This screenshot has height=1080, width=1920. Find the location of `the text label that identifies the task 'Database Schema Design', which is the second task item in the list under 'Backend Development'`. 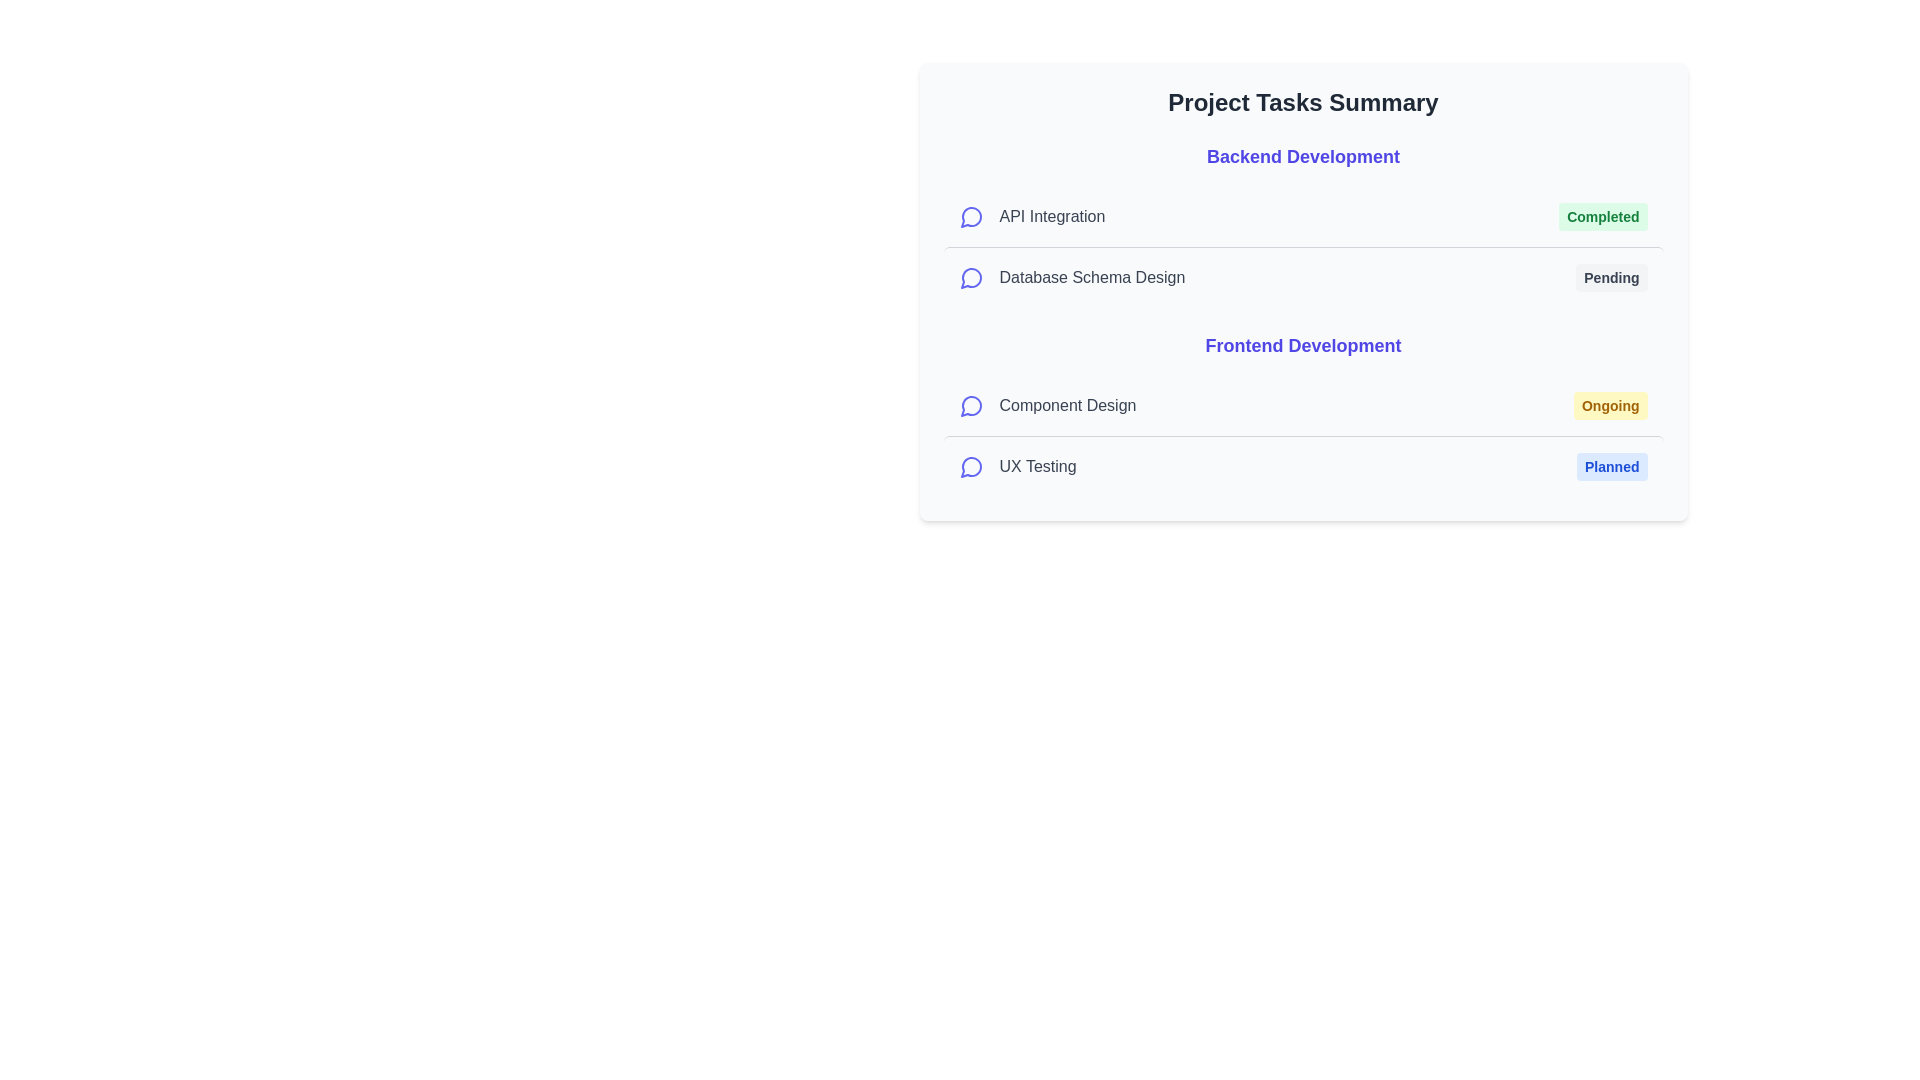

the text label that identifies the task 'Database Schema Design', which is the second task item in the list under 'Backend Development' is located at coordinates (1091, 277).